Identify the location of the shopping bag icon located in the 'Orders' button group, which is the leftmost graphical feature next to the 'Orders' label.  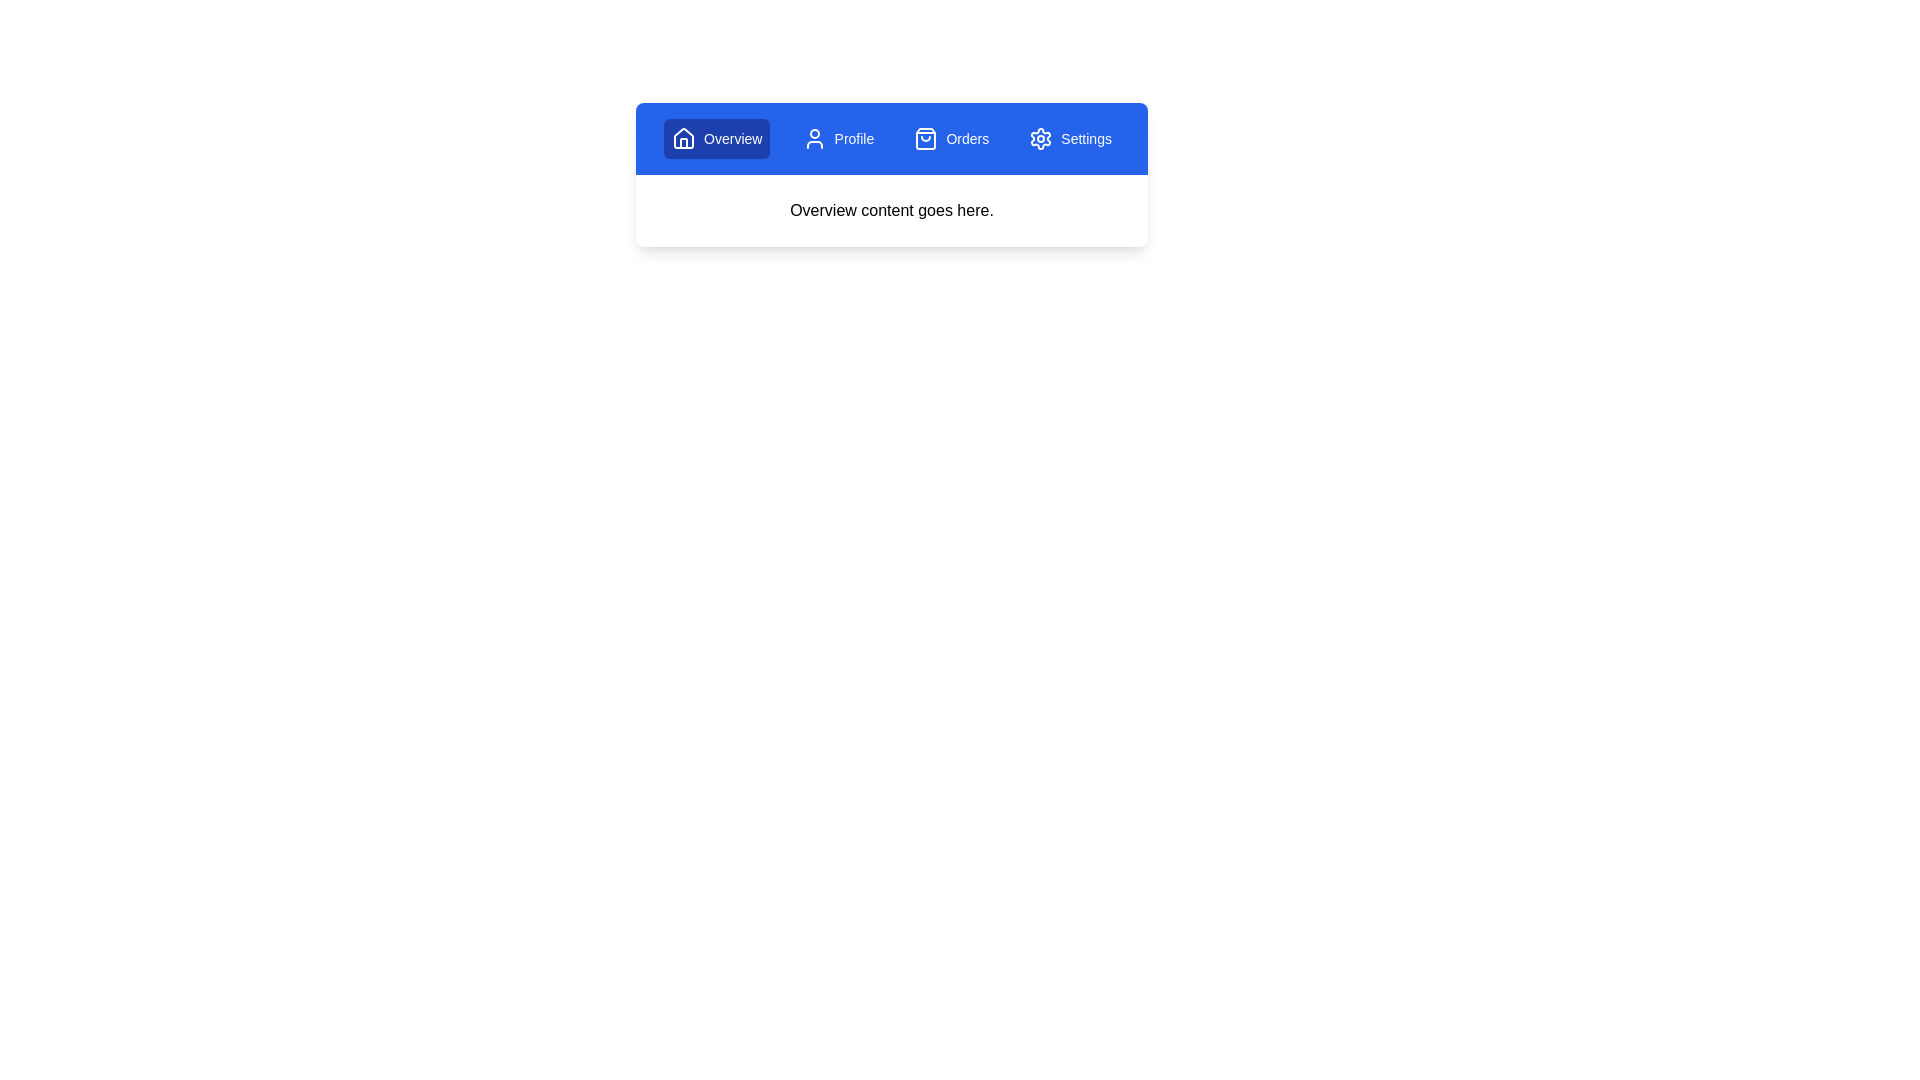
(925, 137).